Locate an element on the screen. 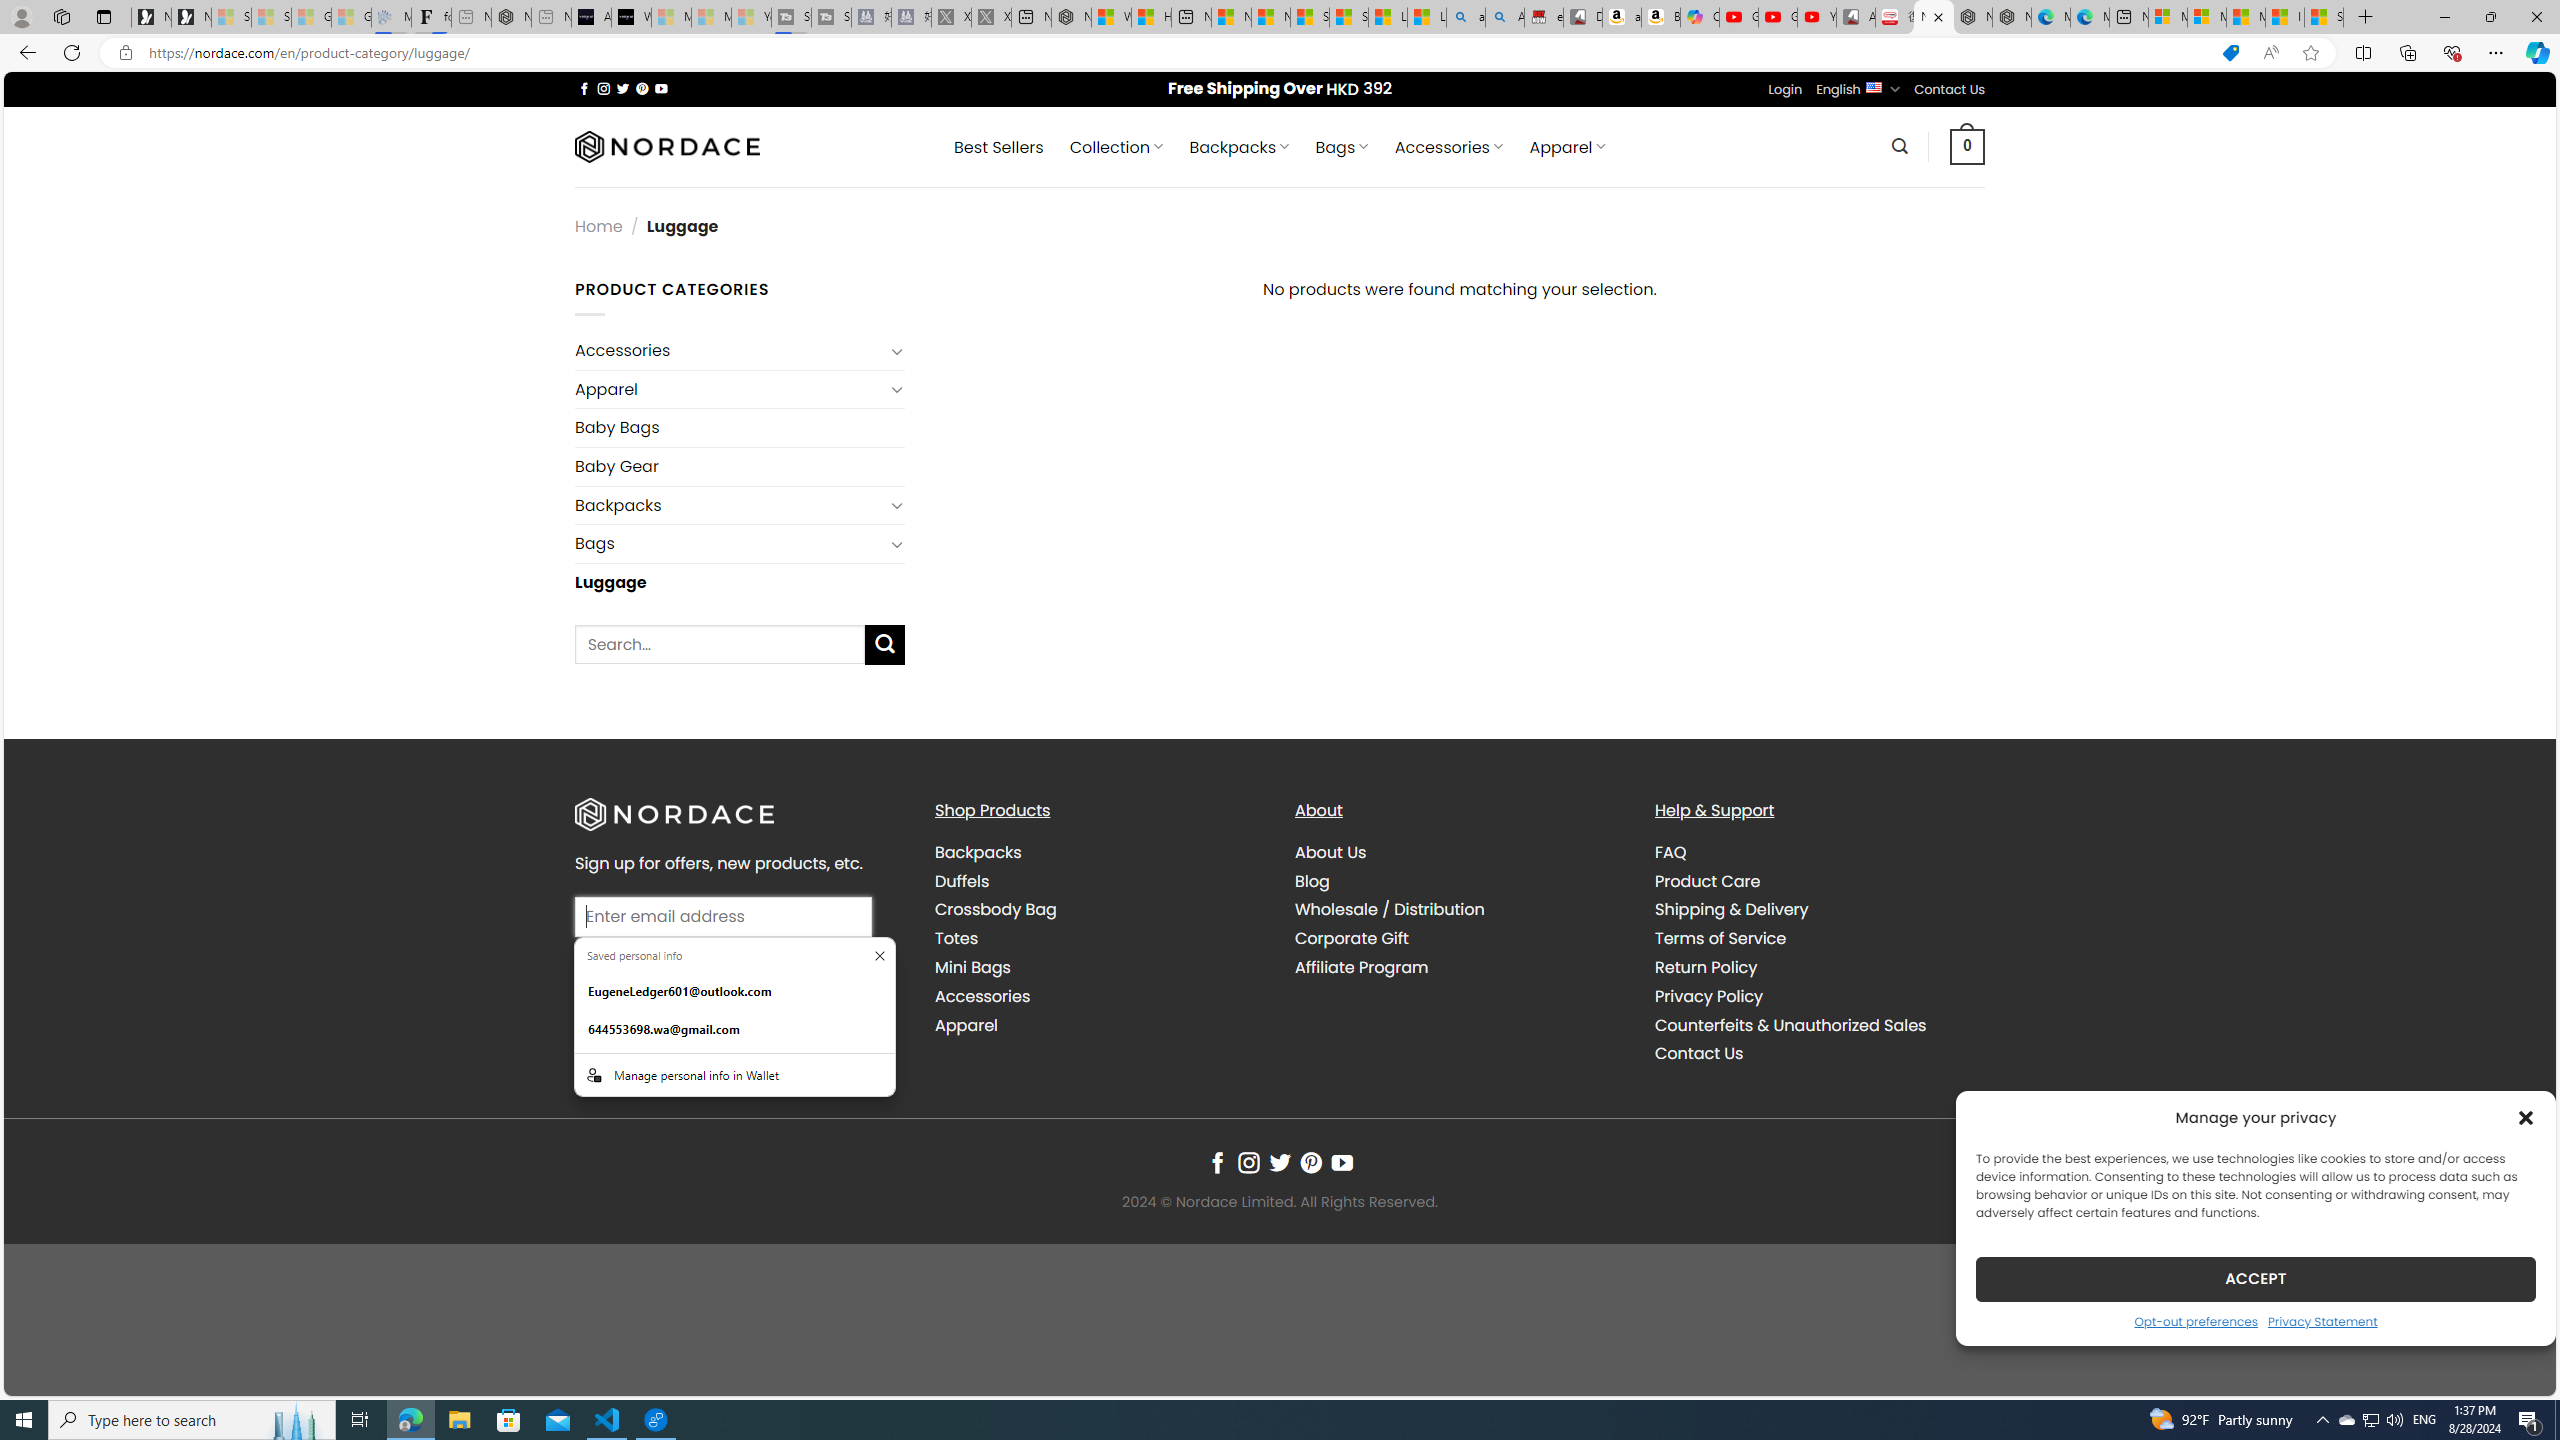 This screenshot has width=2560, height=1440. 'Wholesale / Distribution' is located at coordinates (1390, 909).